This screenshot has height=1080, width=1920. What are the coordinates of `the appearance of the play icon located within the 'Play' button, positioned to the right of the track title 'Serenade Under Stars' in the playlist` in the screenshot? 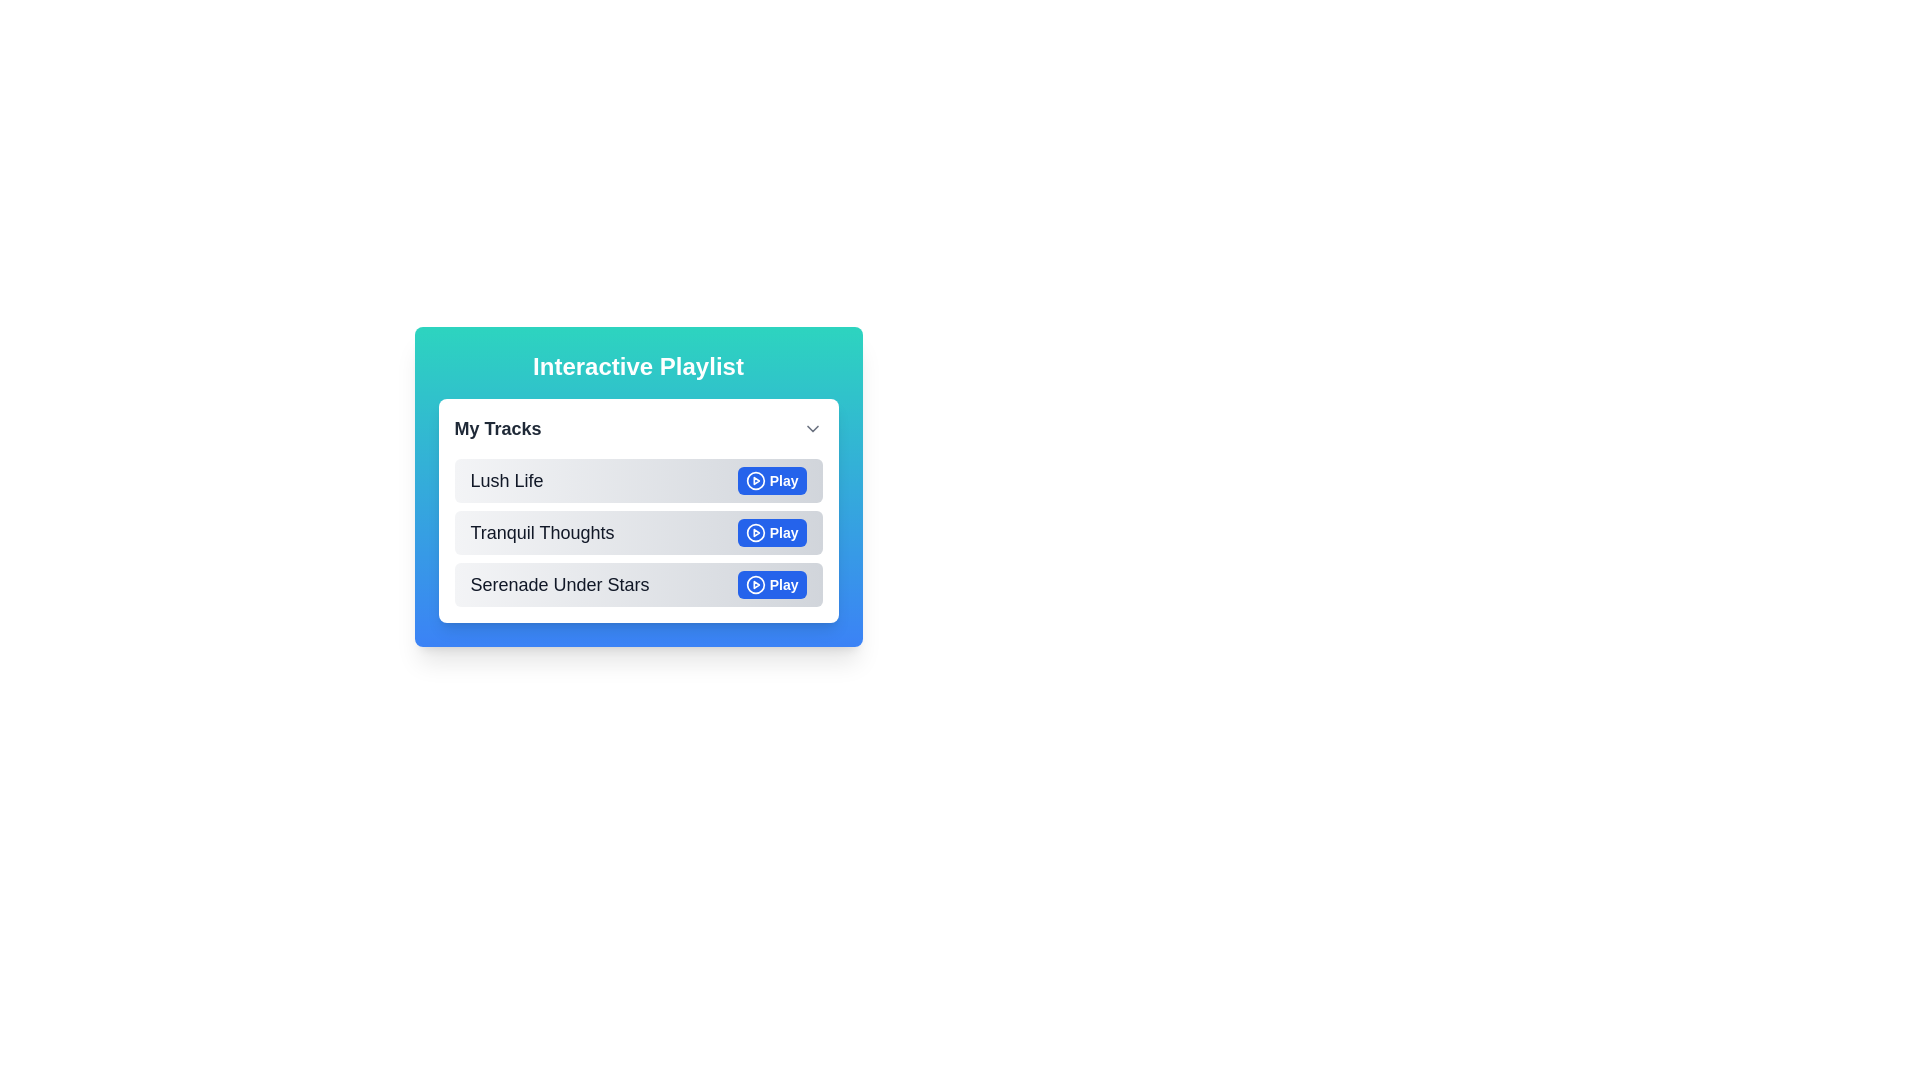 It's located at (754, 585).